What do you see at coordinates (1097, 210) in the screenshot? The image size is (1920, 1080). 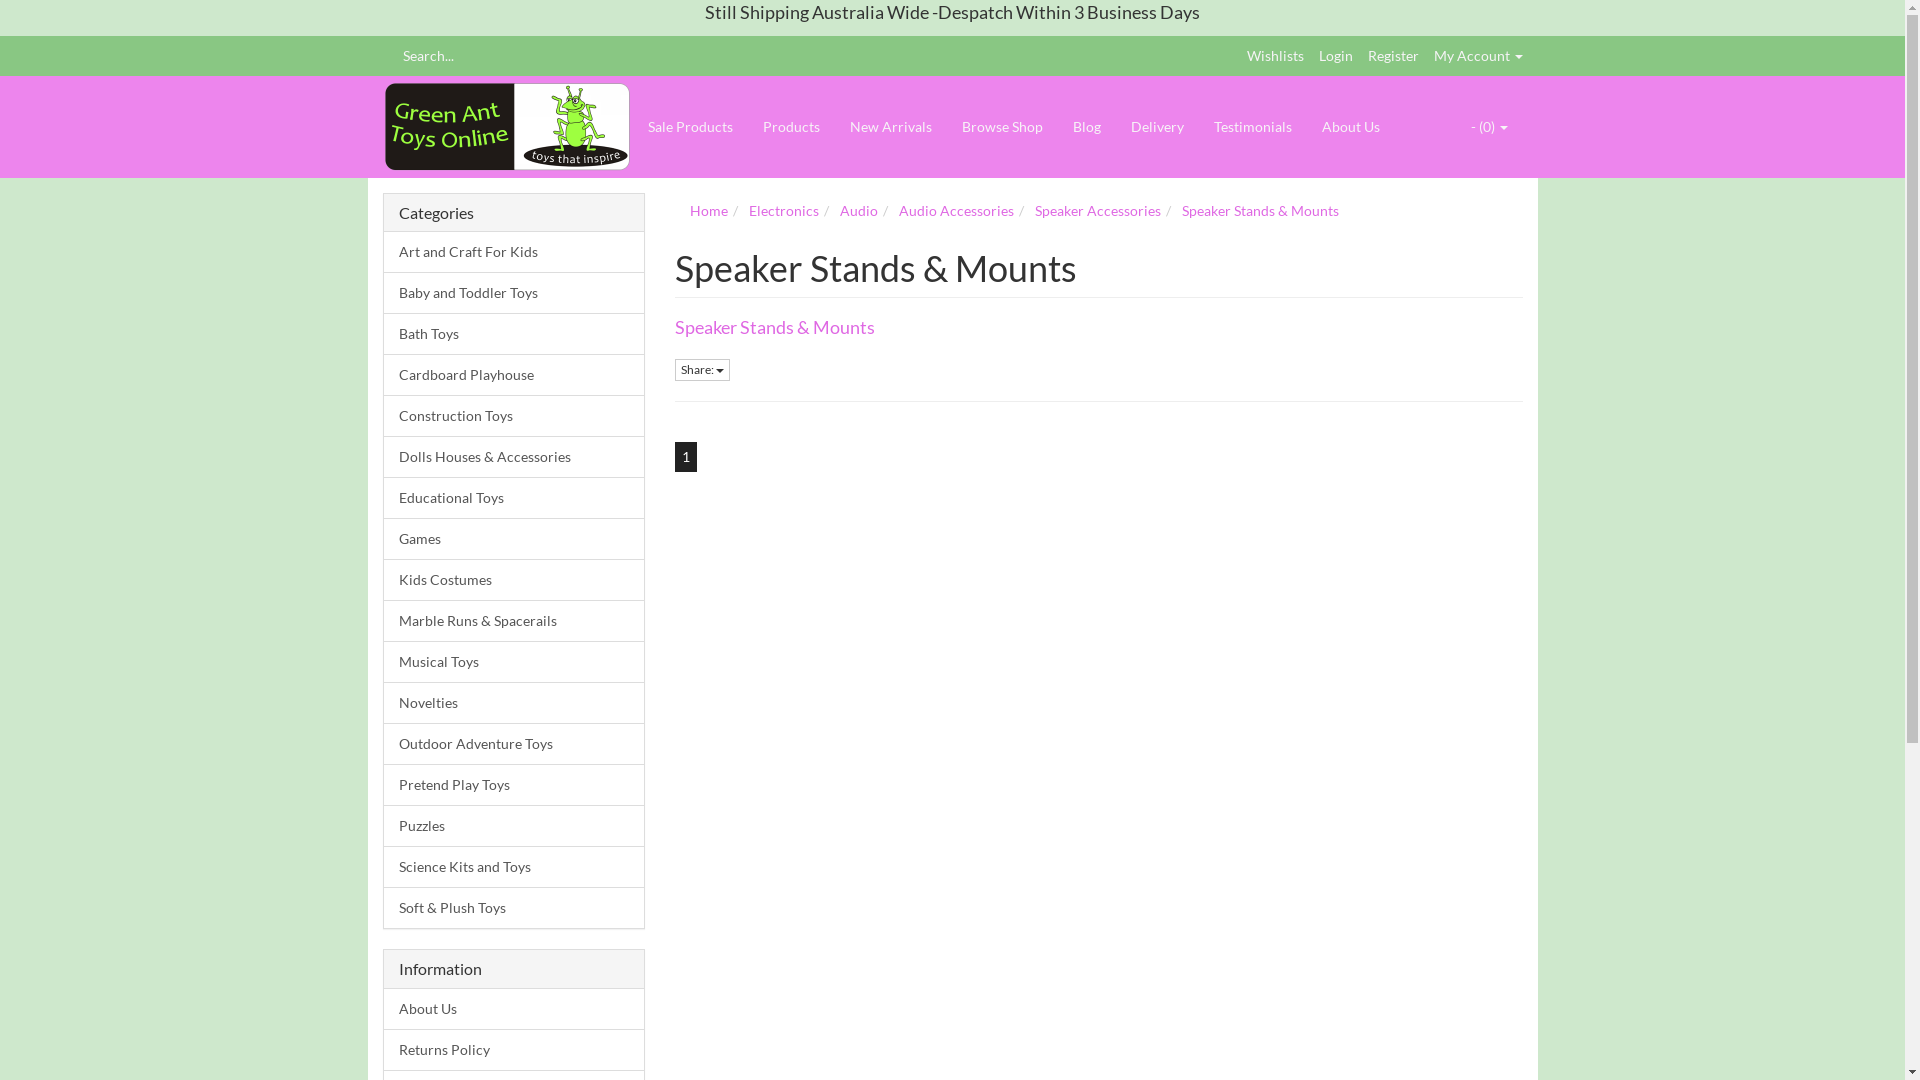 I see `'Speaker Accessories'` at bounding box center [1097, 210].